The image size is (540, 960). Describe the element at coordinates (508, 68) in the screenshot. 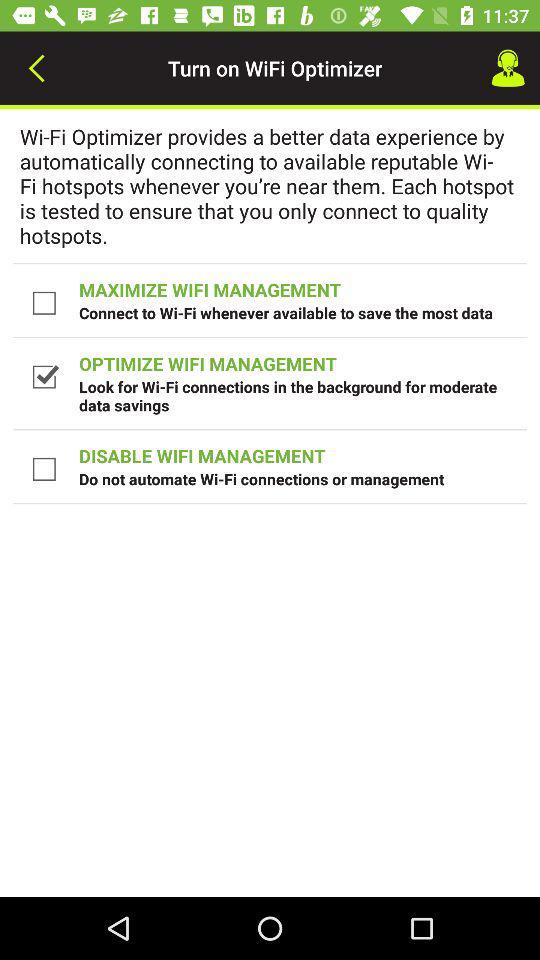

I see `the icon to the right of turn on wifi item` at that location.